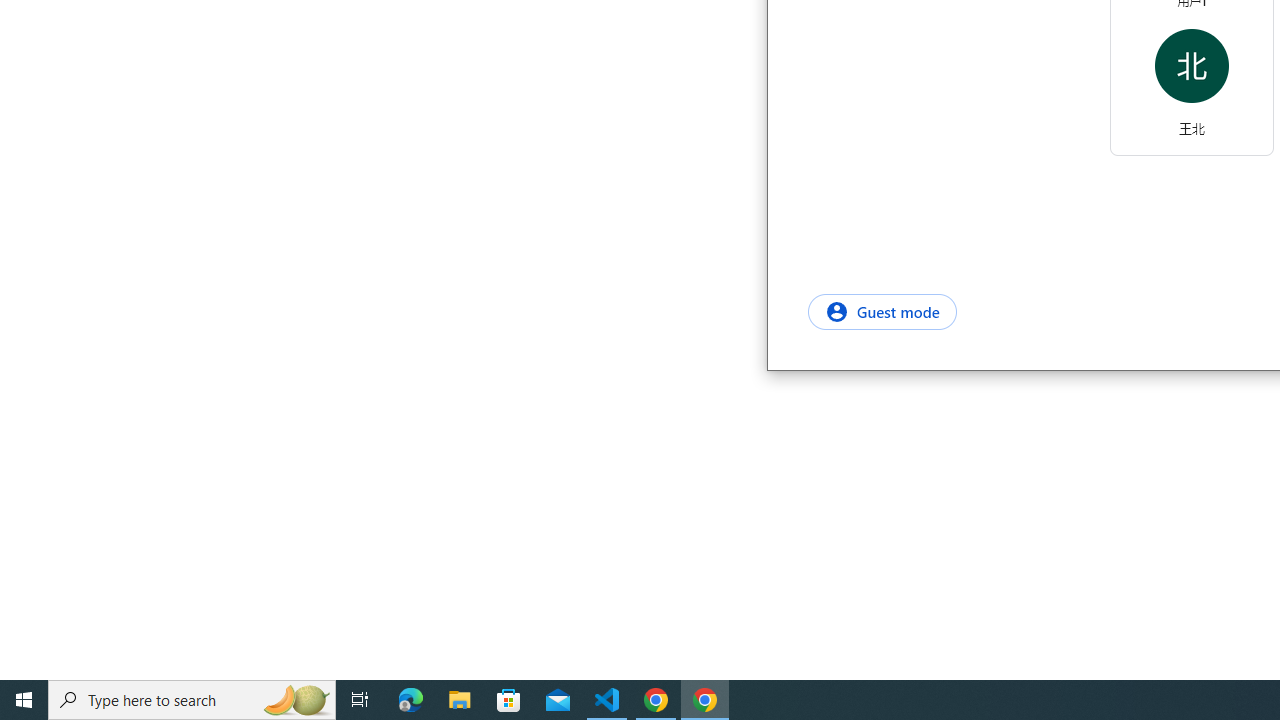 The width and height of the screenshot is (1280, 720). I want to click on 'Task View', so click(359, 698).